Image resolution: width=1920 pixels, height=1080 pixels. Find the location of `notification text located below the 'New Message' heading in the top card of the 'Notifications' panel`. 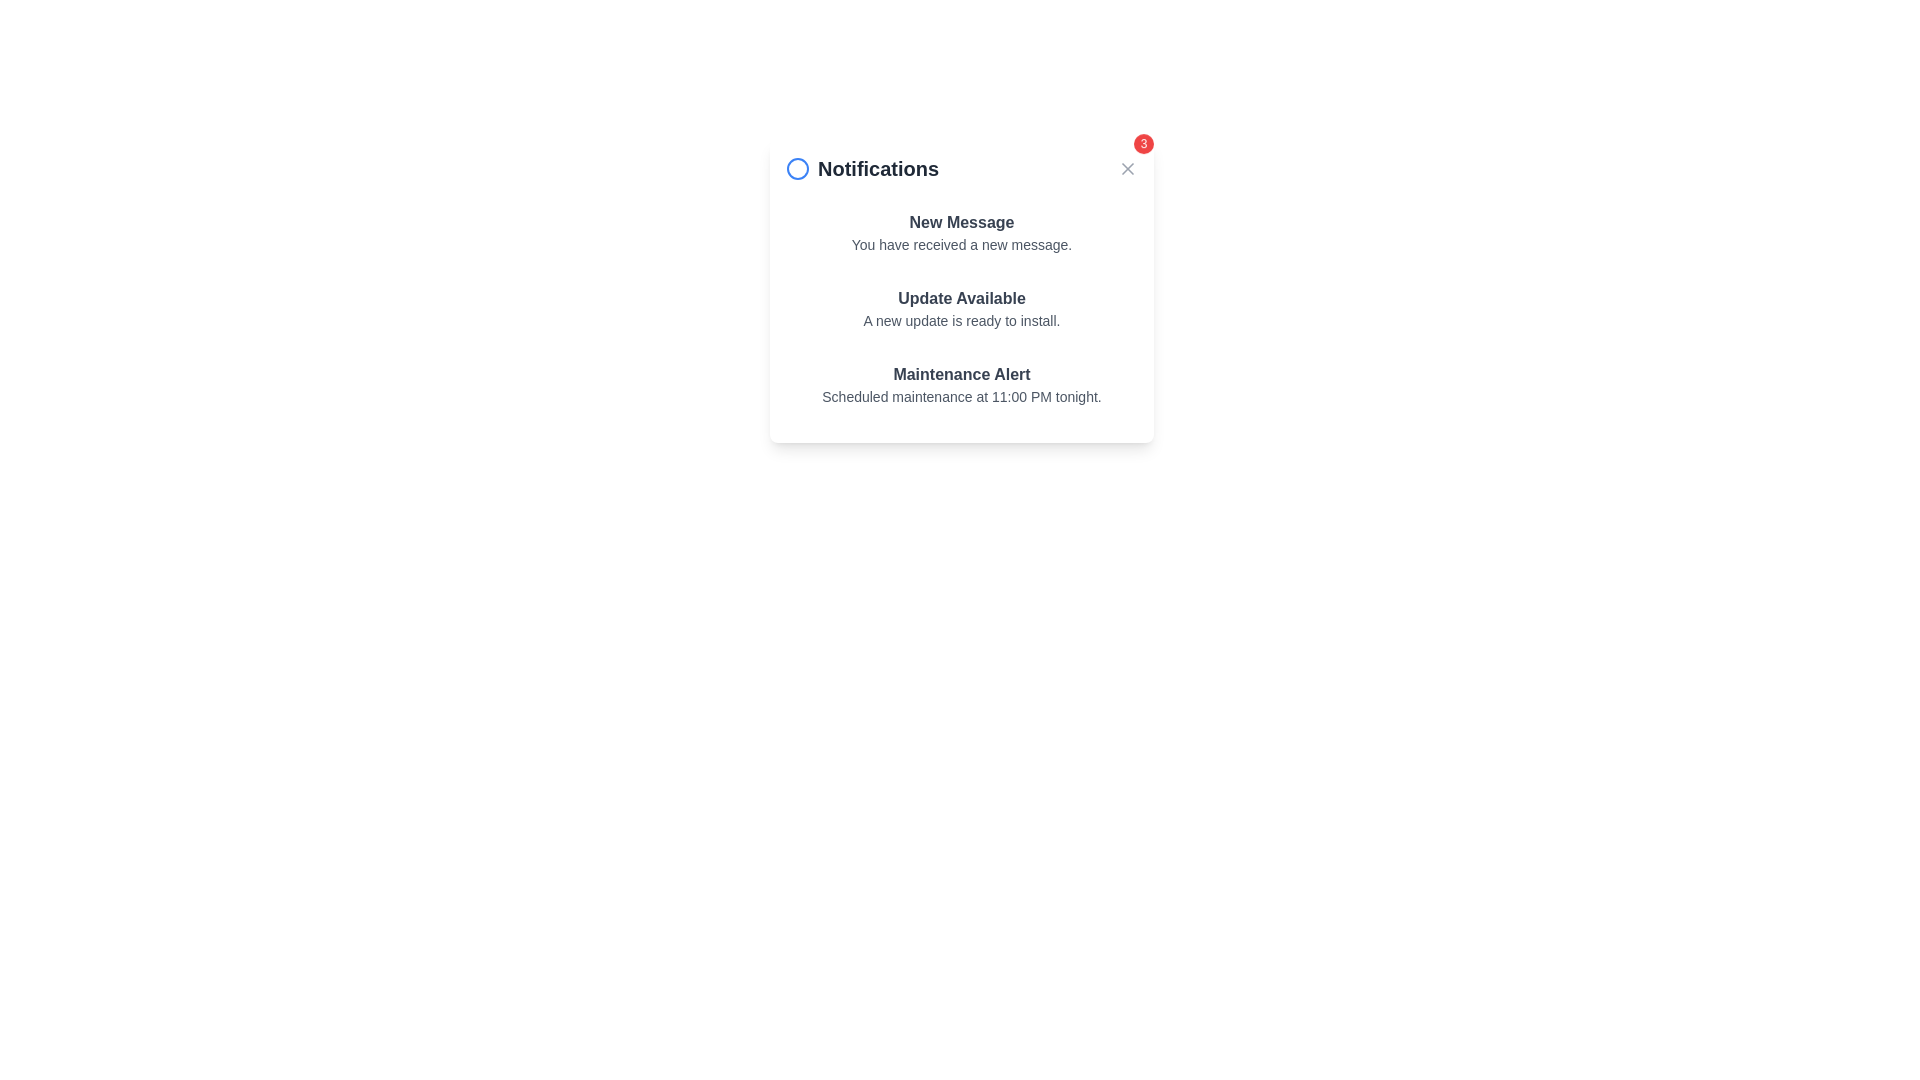

notification text located below the 'New Message' heading in the top card of the 'Notifications' panel is located at coordinates (961, 244).